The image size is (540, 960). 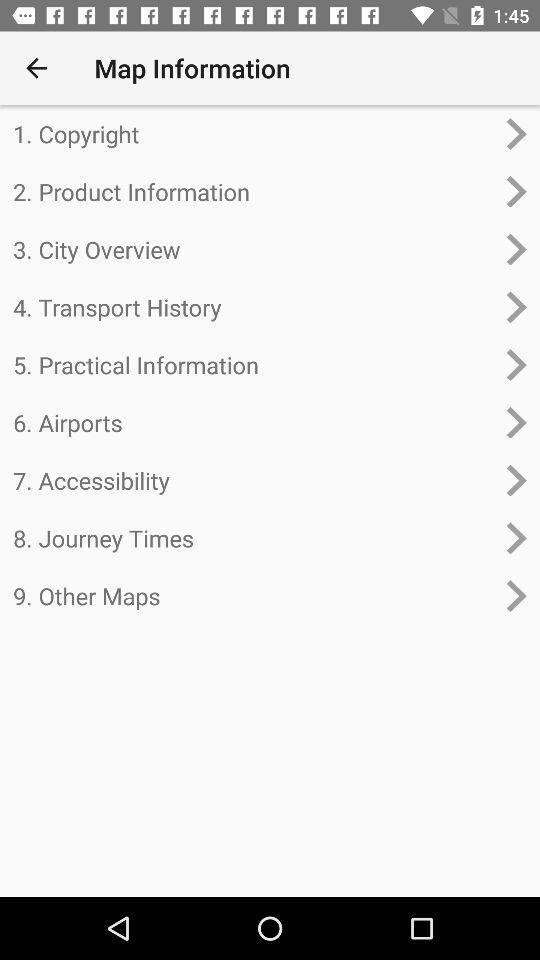 What do you see at coordinates (253, 364) in the screenshot?
I see `the 5. practical information` at bounding box center [253, 364].